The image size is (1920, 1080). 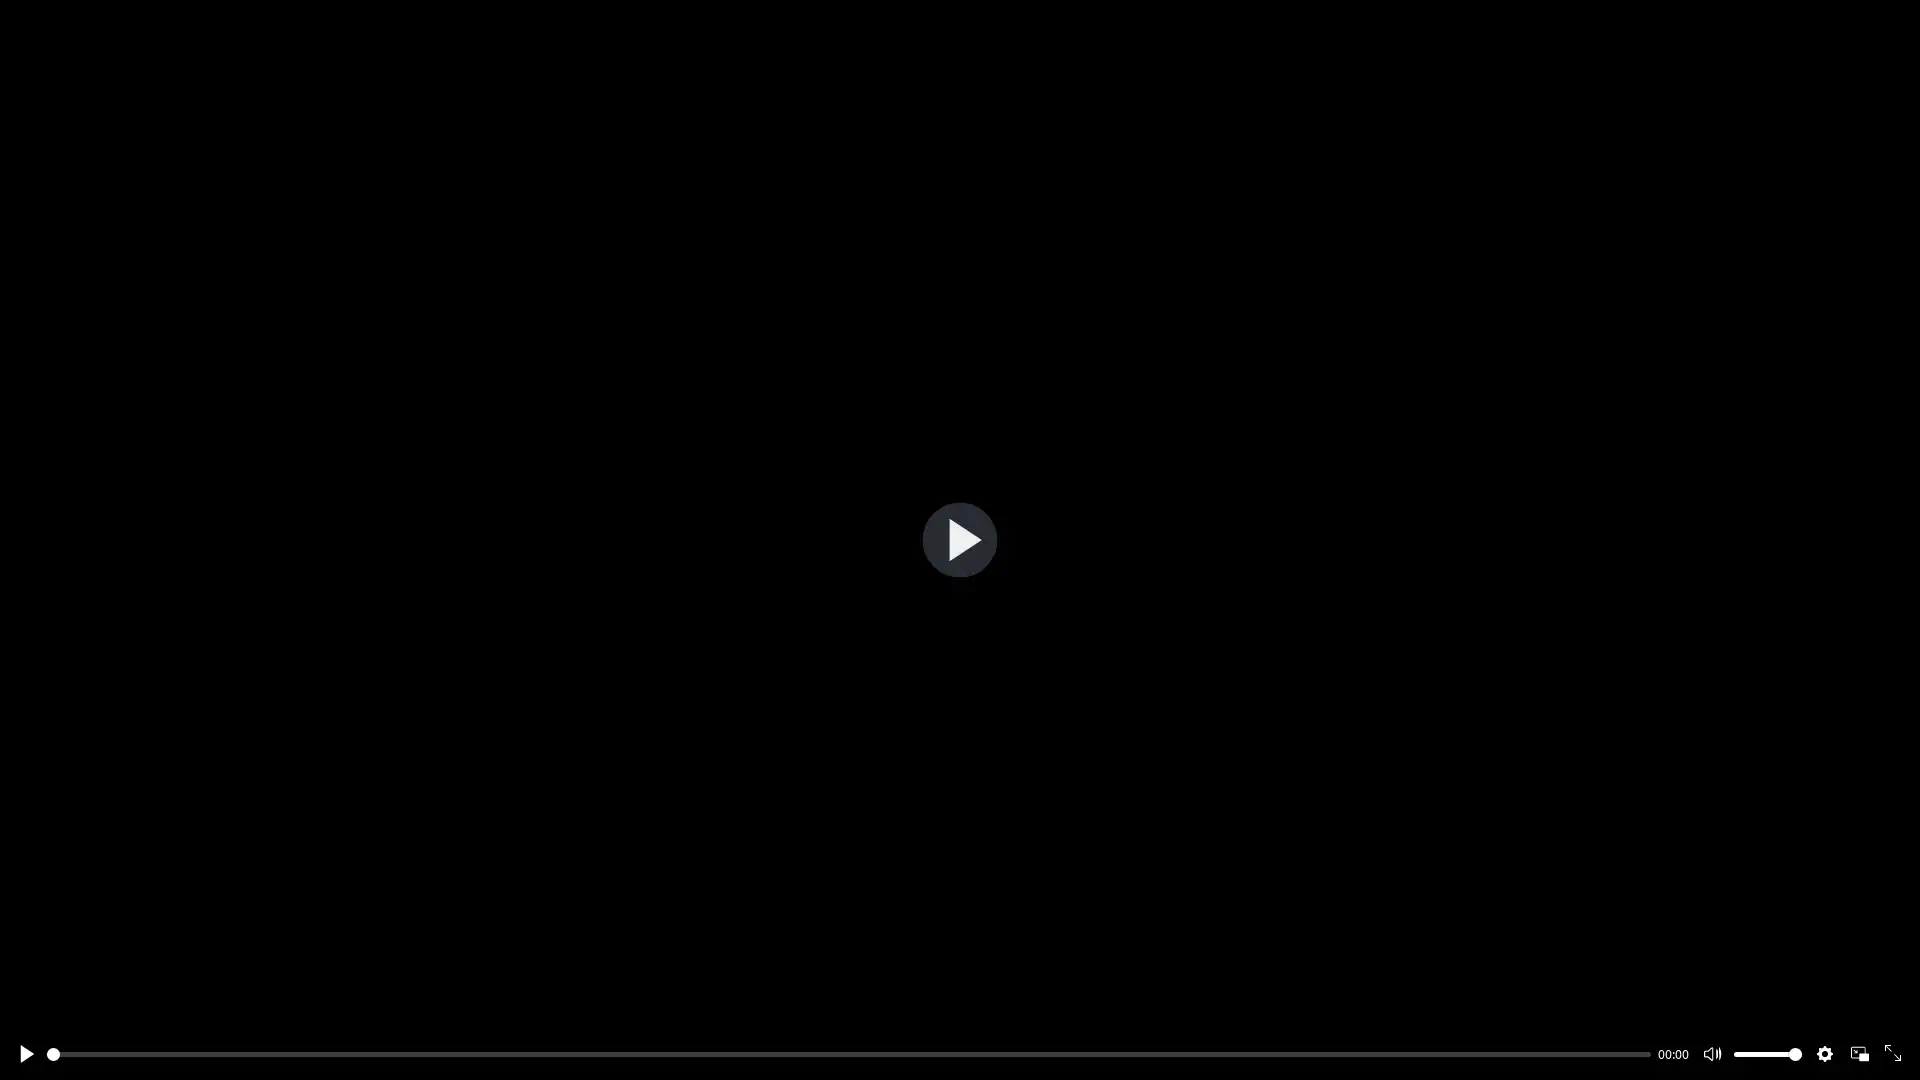 I want to click on Bild-i-bild, so click(x=1857, y=1052).